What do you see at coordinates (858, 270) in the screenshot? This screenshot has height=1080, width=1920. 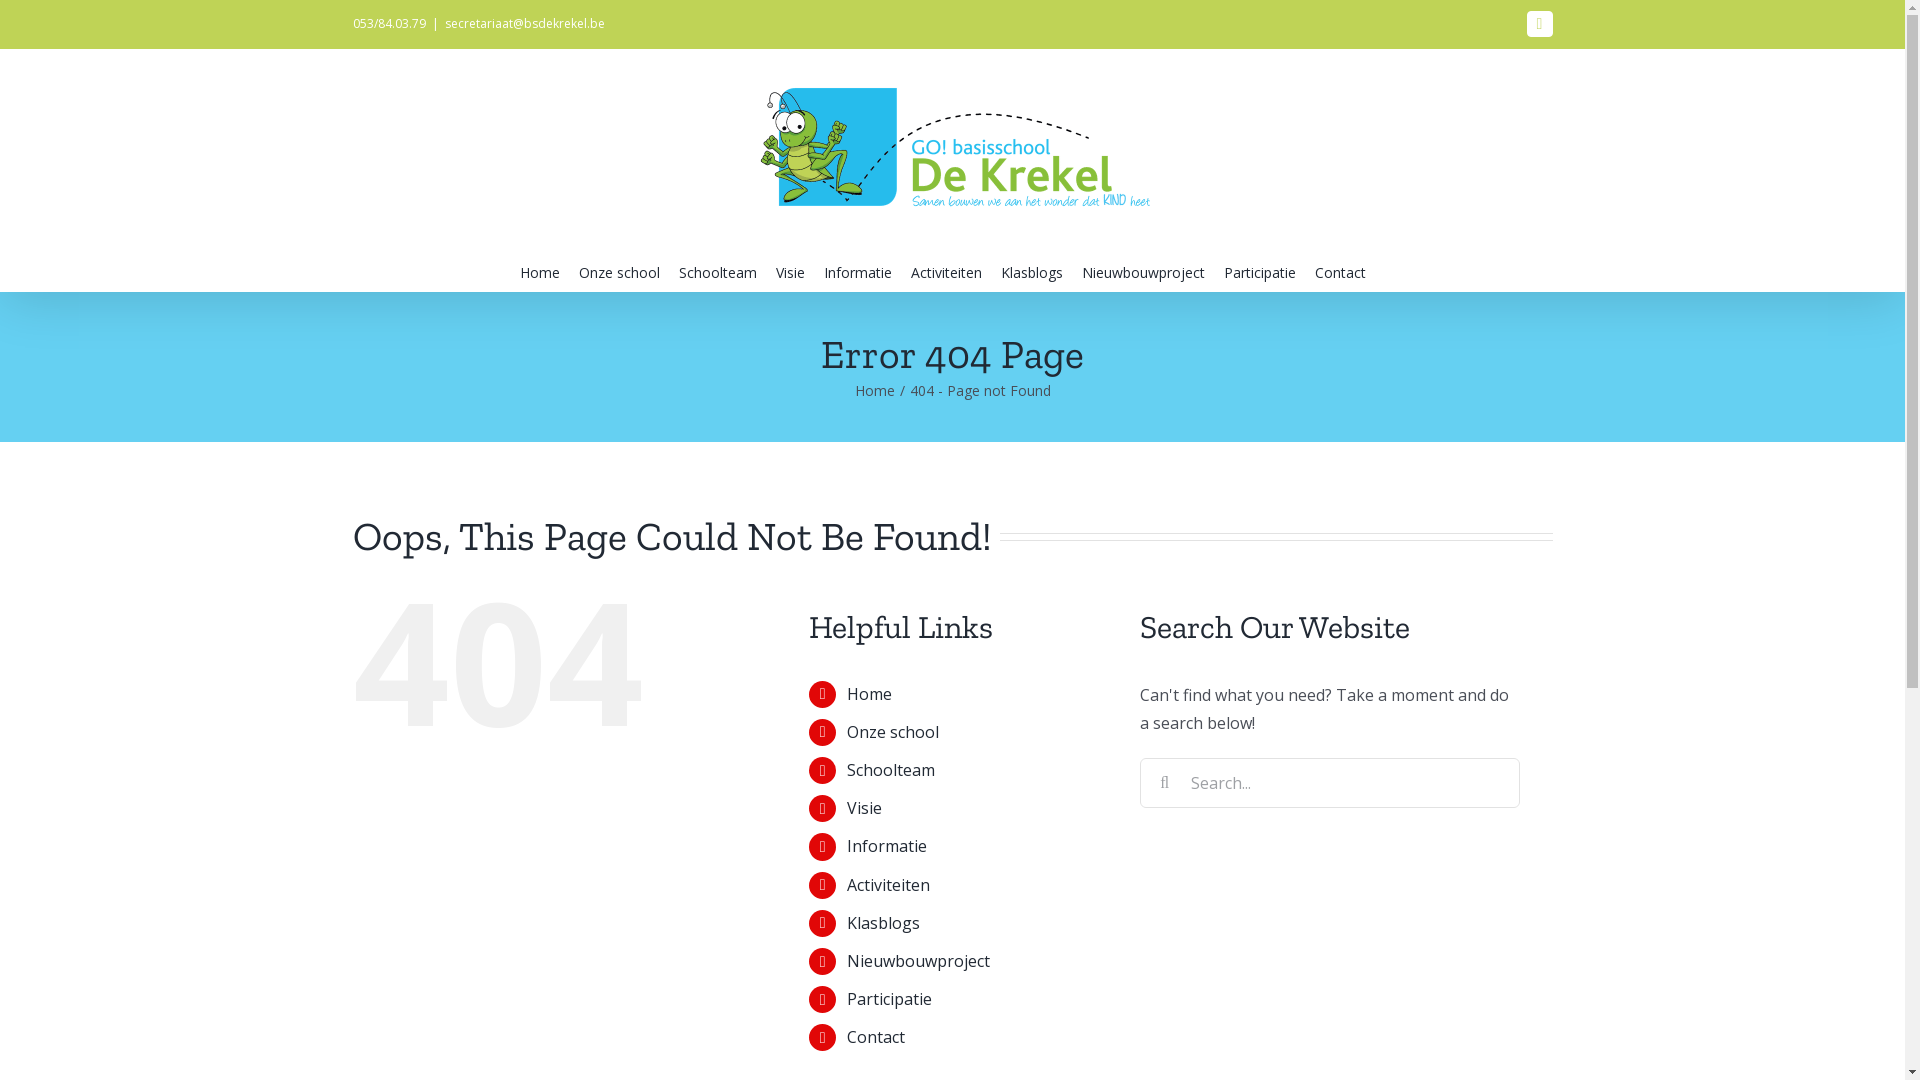 I see `'Informatie'` at bounding box center [858, 270].